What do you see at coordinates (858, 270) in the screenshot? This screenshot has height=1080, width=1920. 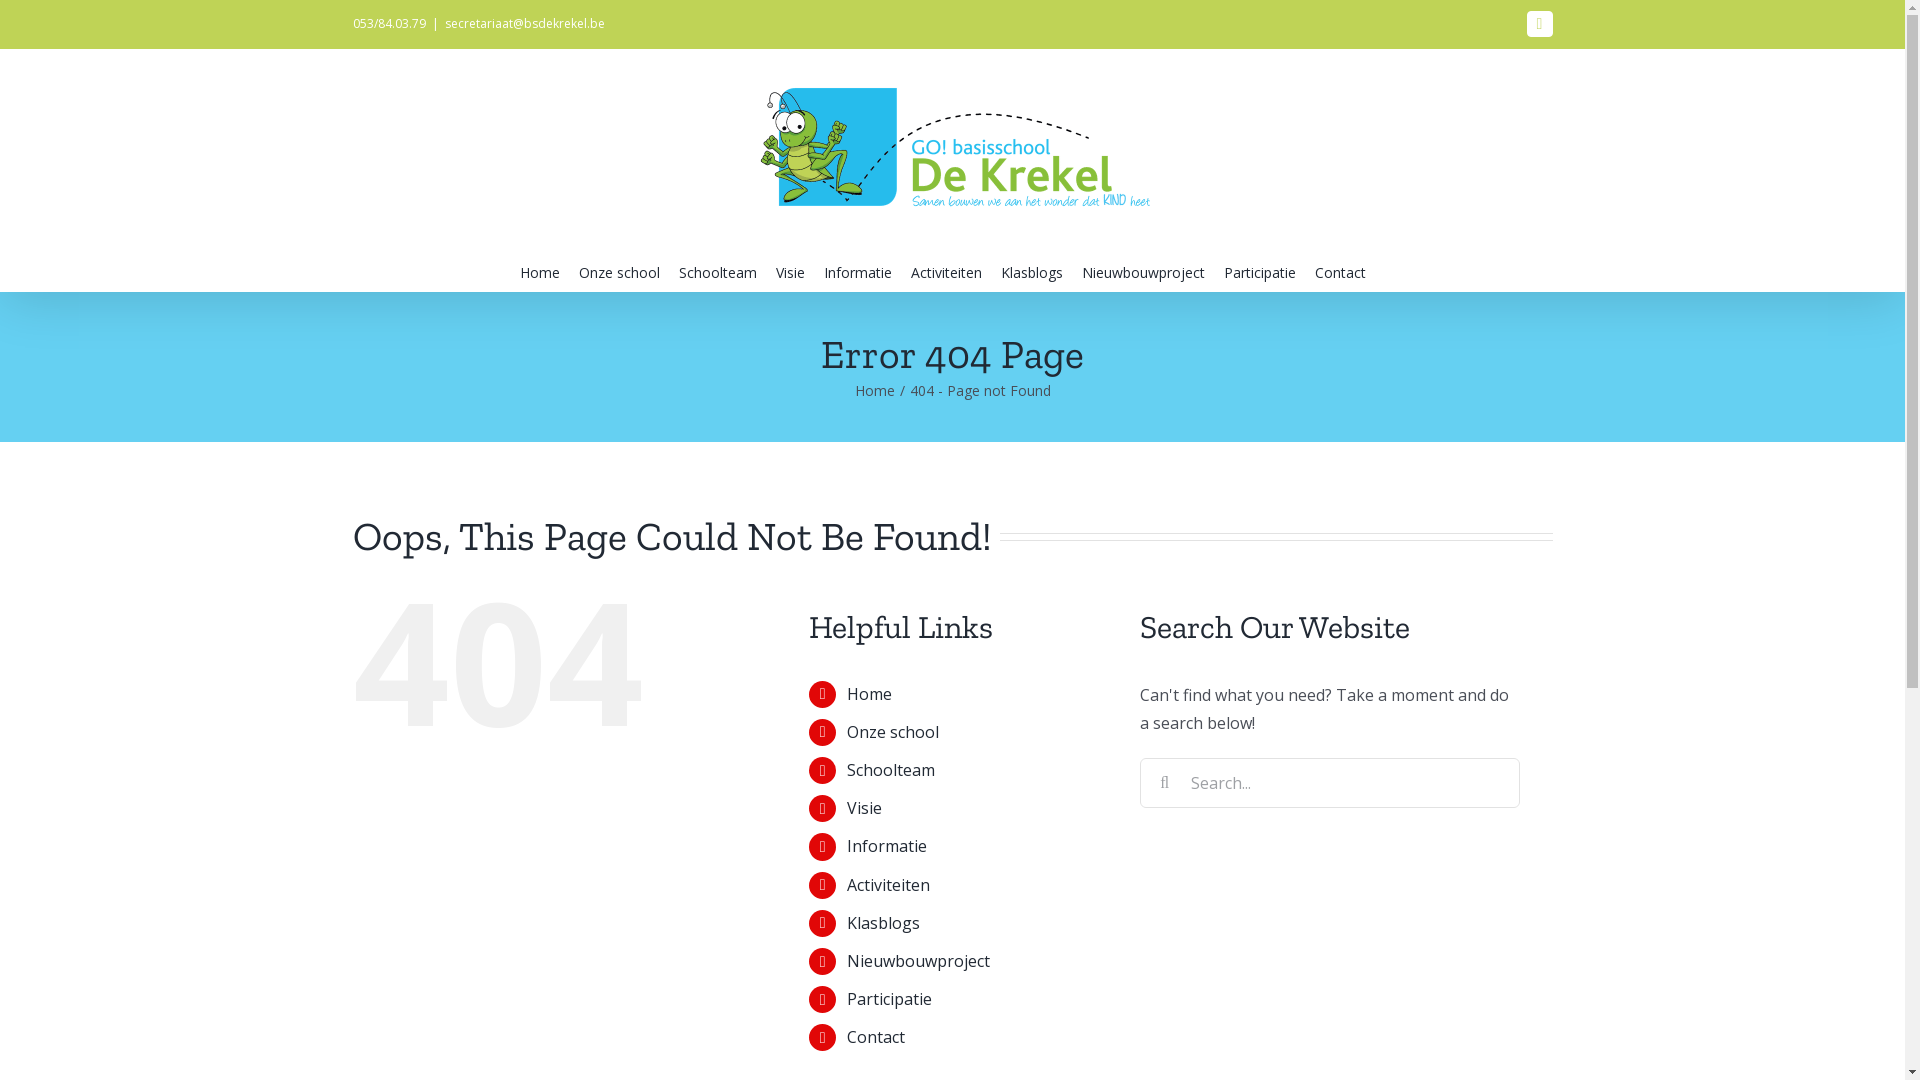 I see `'Informatie'` at bounding box center [858, 270].